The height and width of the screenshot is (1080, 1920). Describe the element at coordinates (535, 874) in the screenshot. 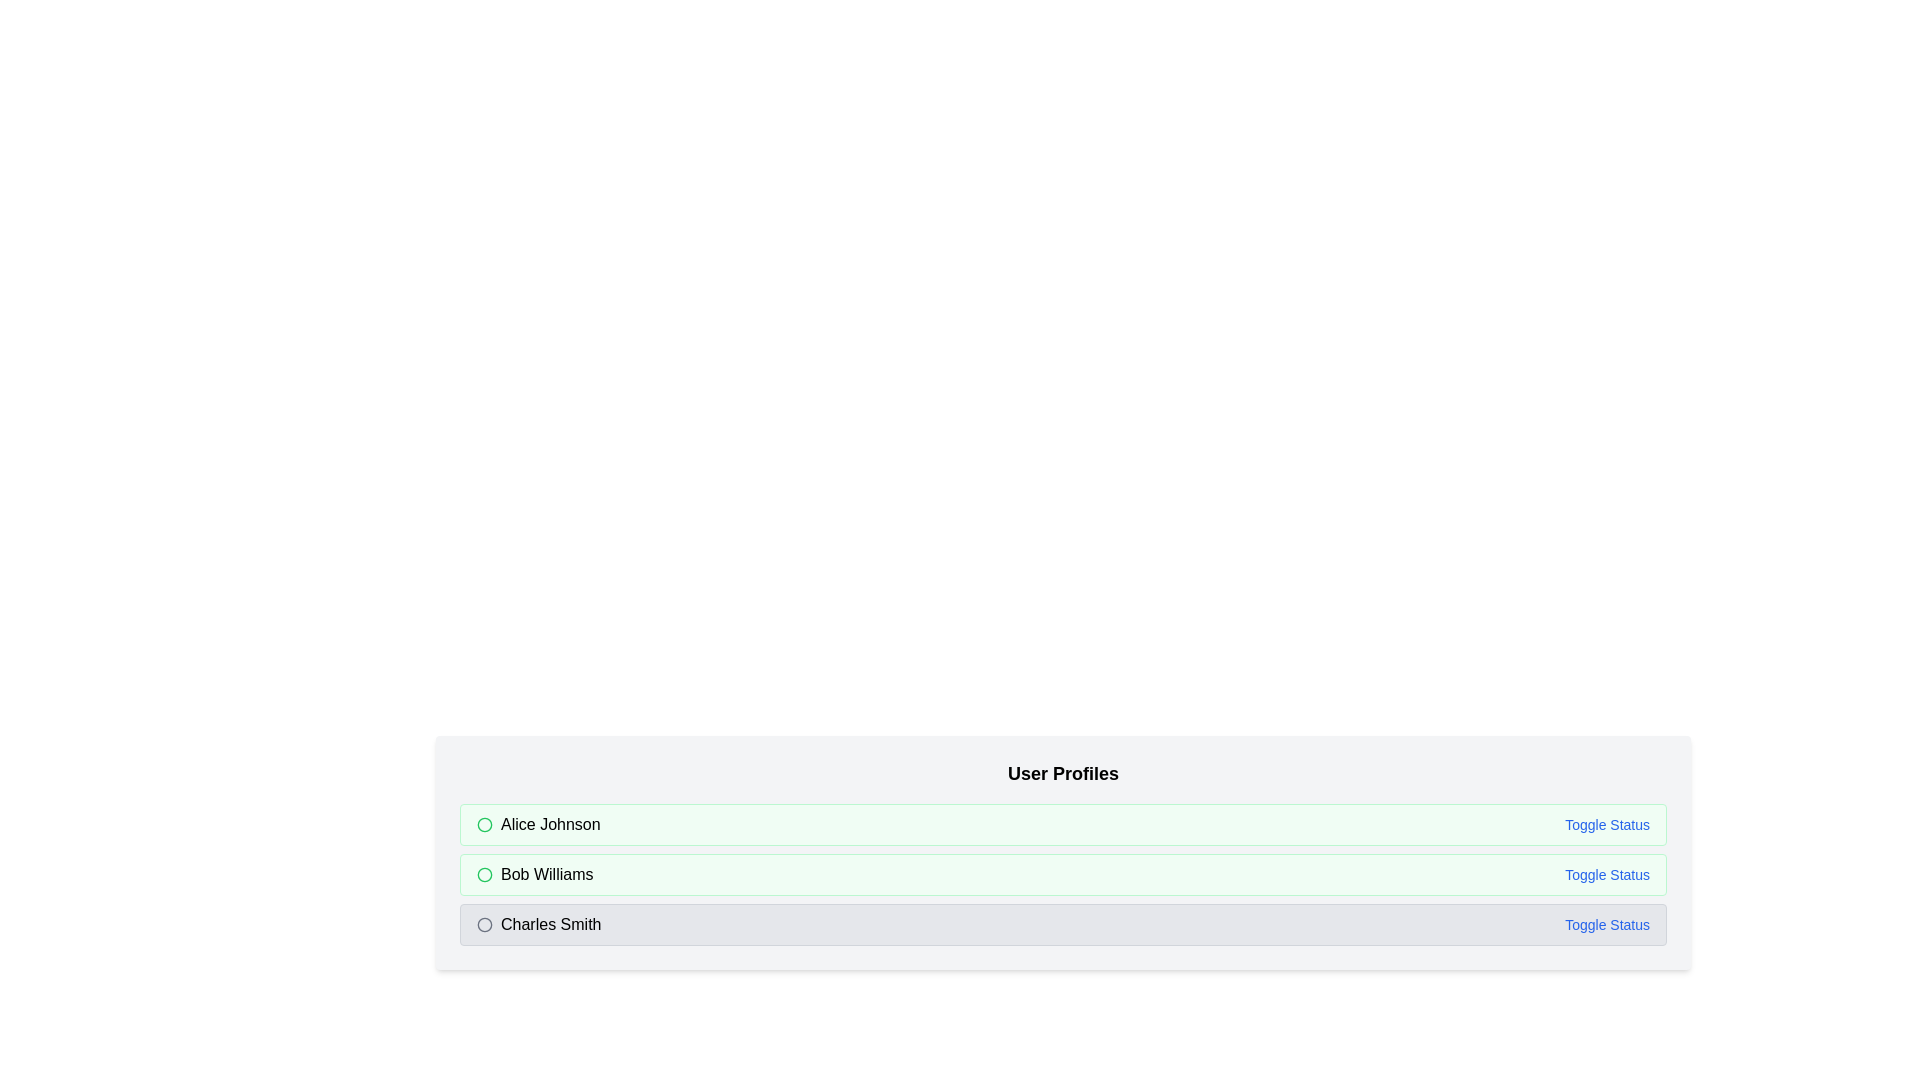

I see `the Text label displaying 'Bob Williams', which is the second item in a vertical list of user entries` at that location.